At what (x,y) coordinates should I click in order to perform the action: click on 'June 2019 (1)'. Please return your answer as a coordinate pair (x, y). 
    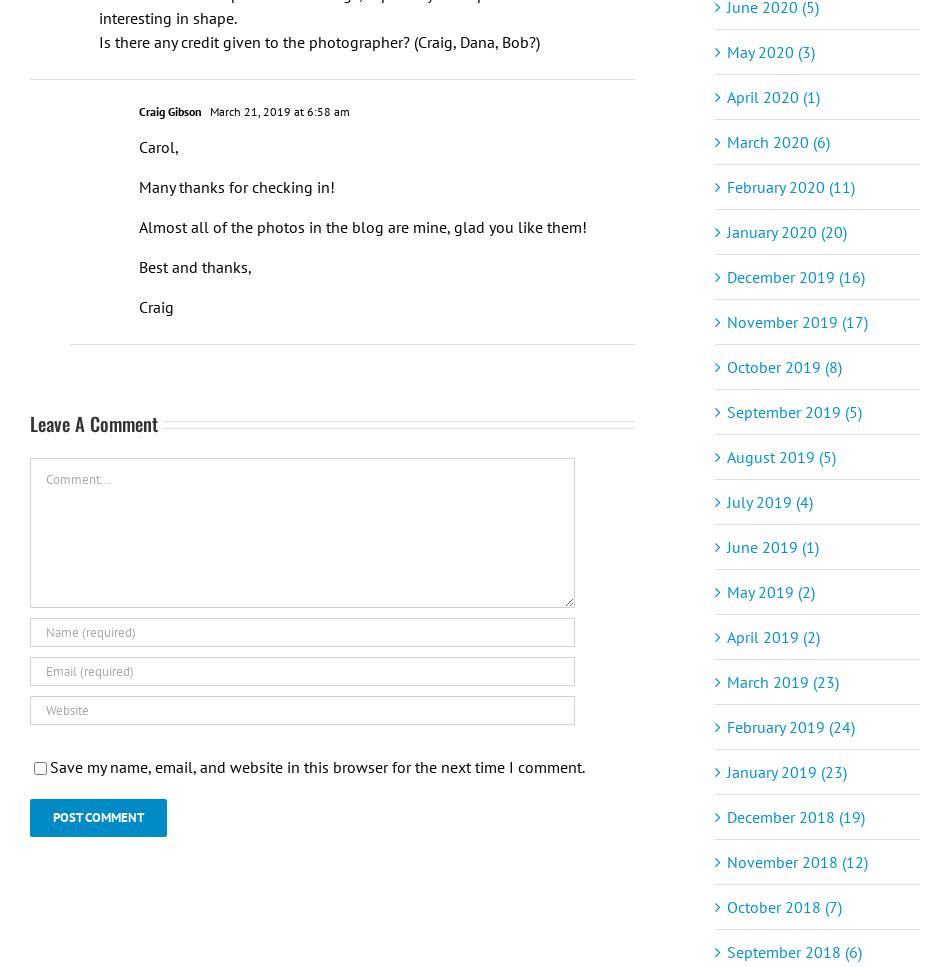
    Looking at the image, I should click on (772, 545).